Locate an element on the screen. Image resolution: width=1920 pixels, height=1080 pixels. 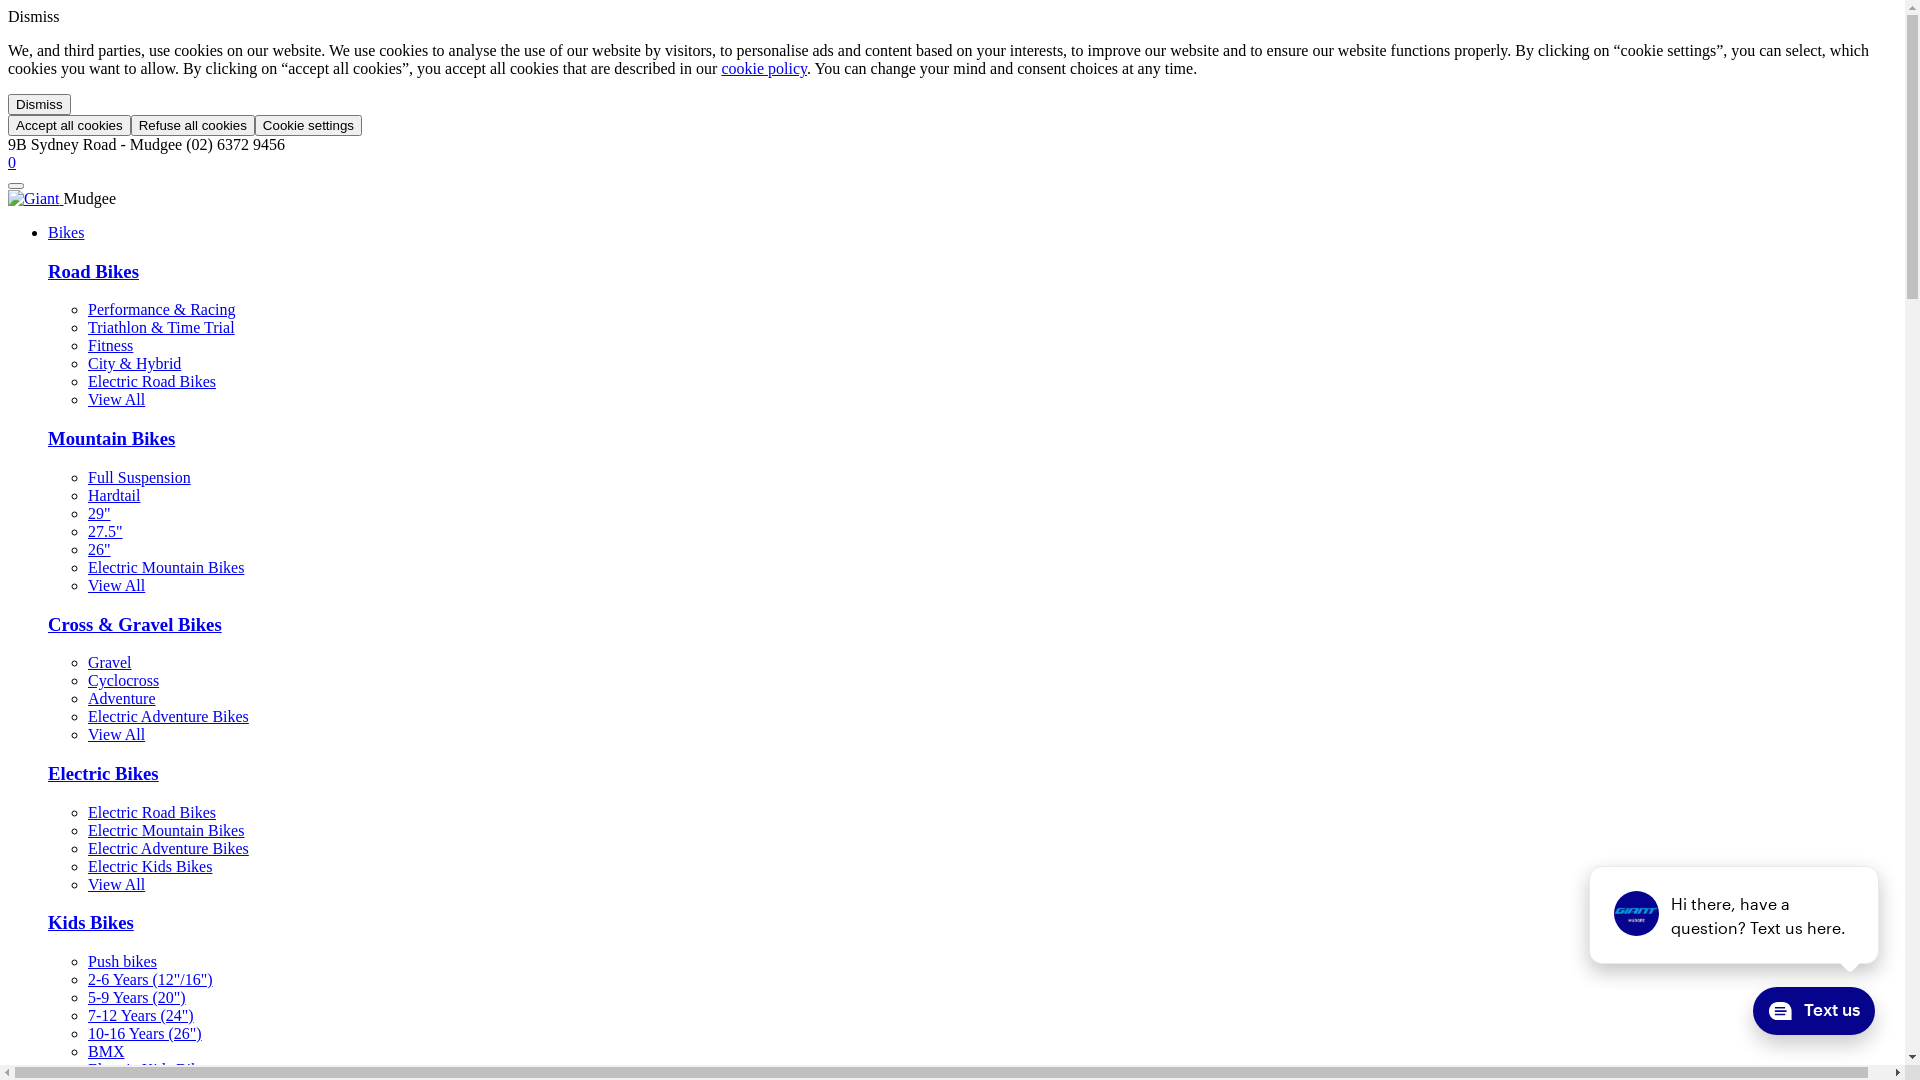
'Electric Mountain Bikes' is located at coordinates (166, 830).